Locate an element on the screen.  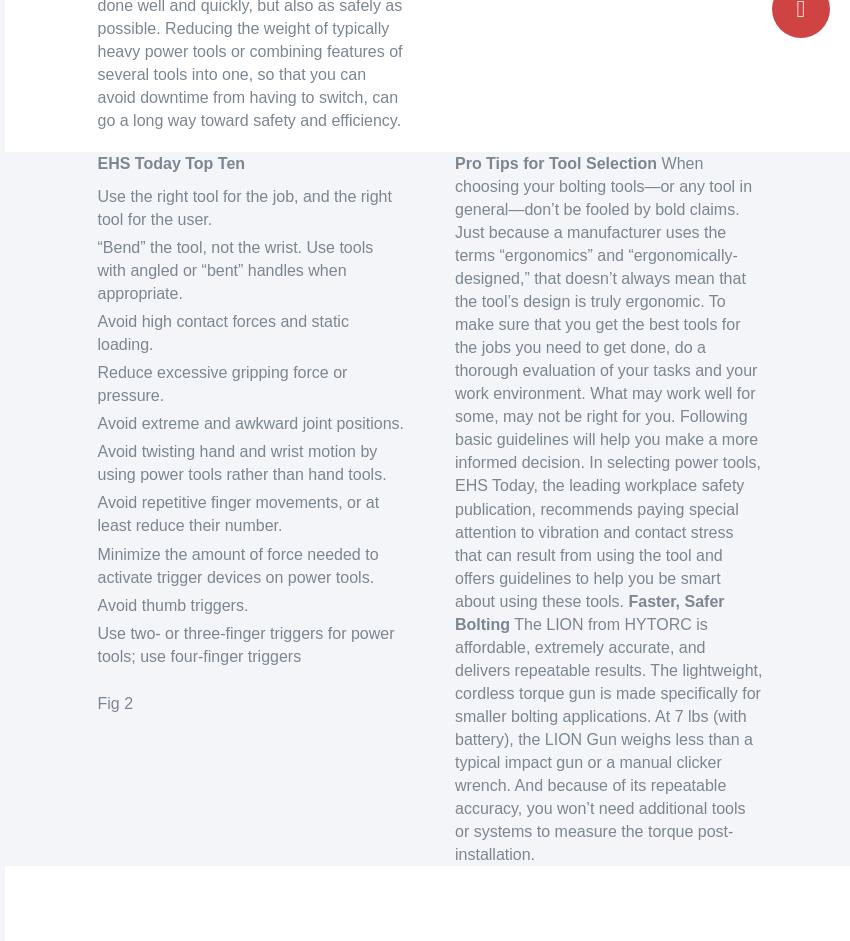
'Faster, Safer Bolting' is located at coordinates (454, 612).